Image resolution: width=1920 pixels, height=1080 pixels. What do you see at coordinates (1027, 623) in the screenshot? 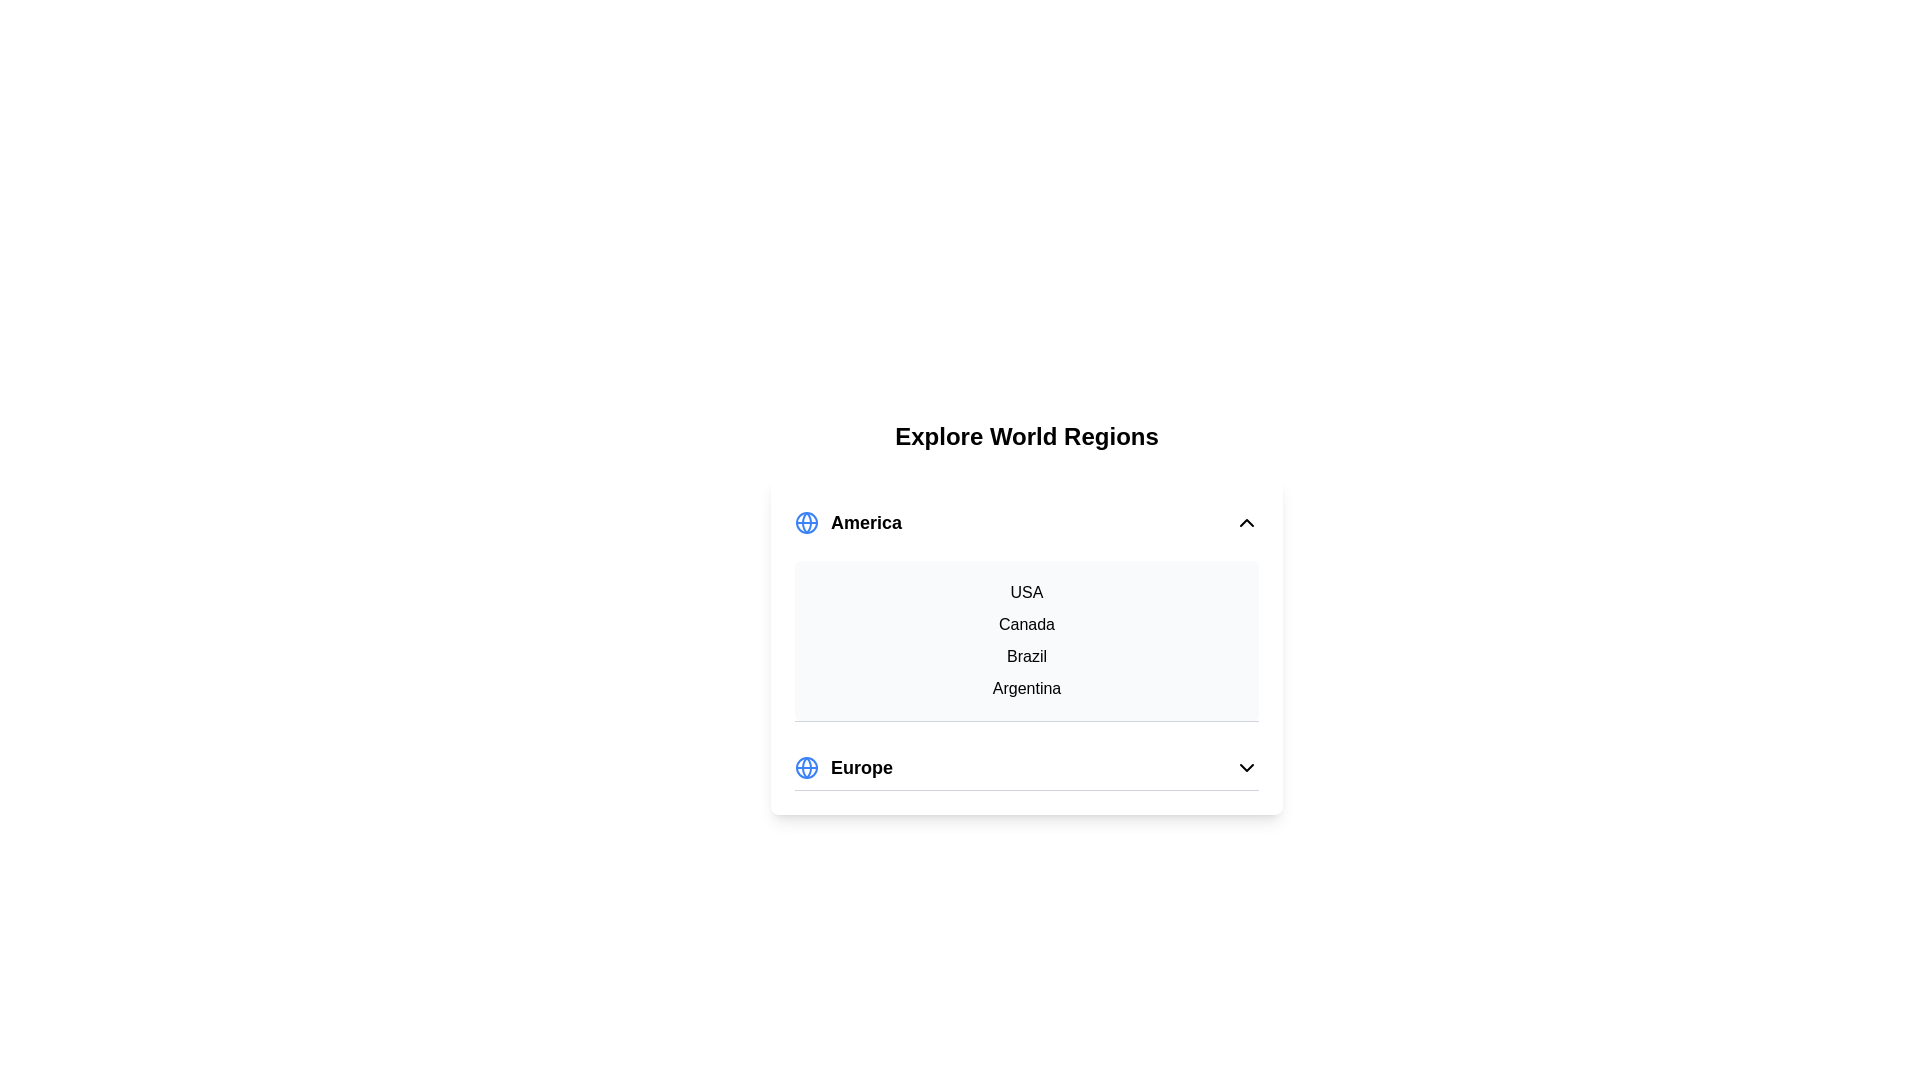
I see `the country Canada from the list under the expanded region` at bounding box center [1027, 623].